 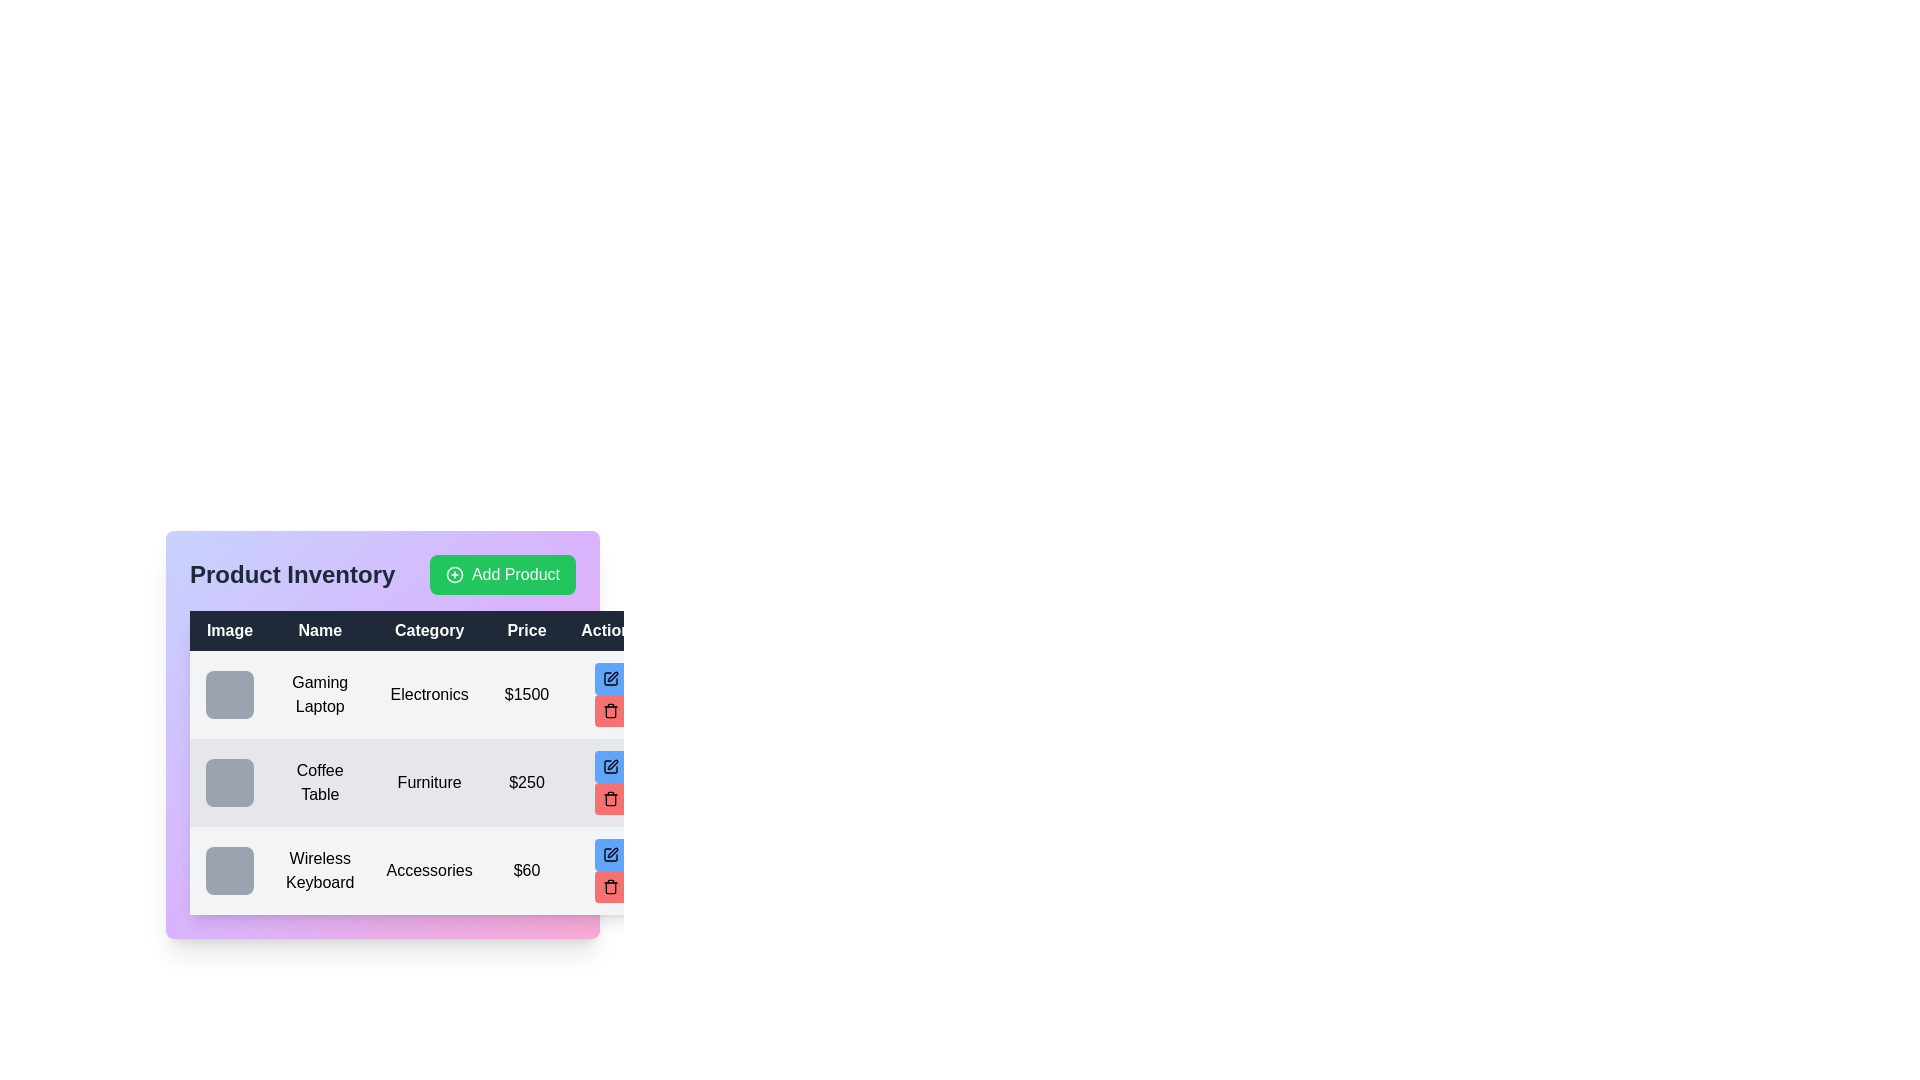 I want to click on the trash can icon located in the last column of a table row, which is within a red background button, so click(x=609, y=797).